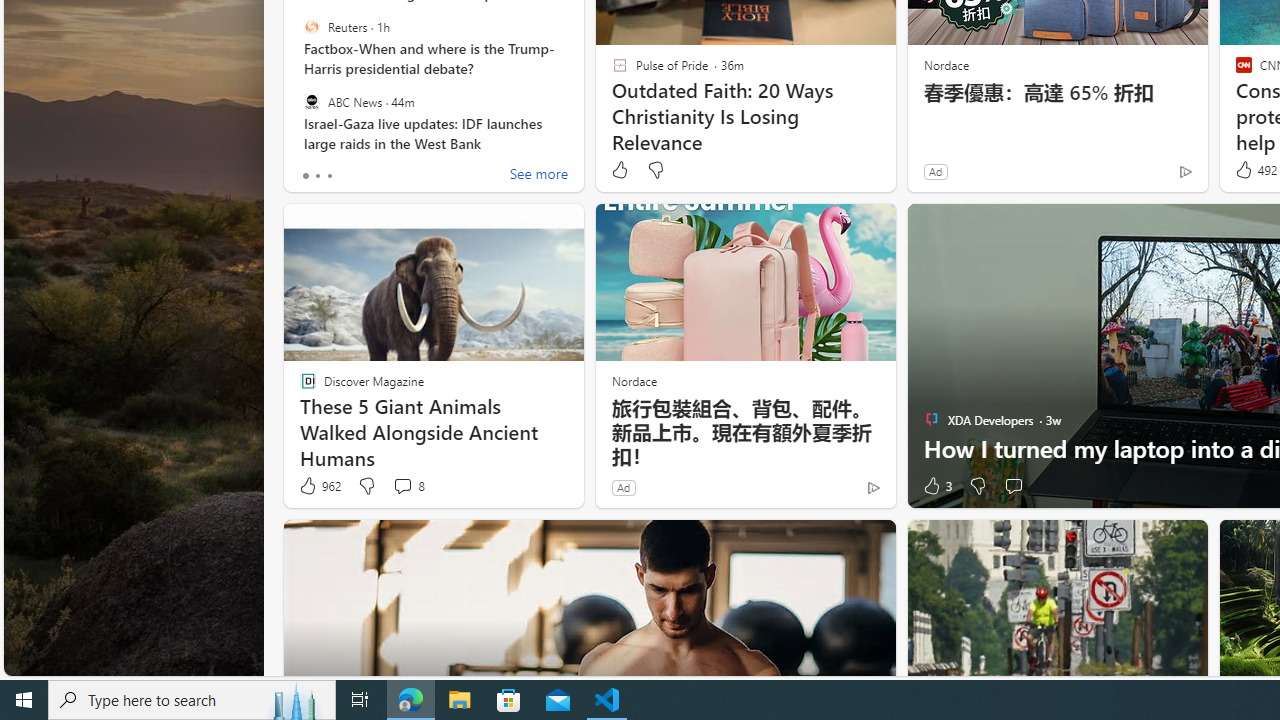 Image resolution: width=1280 pixels, height=720 pixels. Describe the element at coordinates (935, 486) in the screenshot. I see `'3 Like'` at that location.